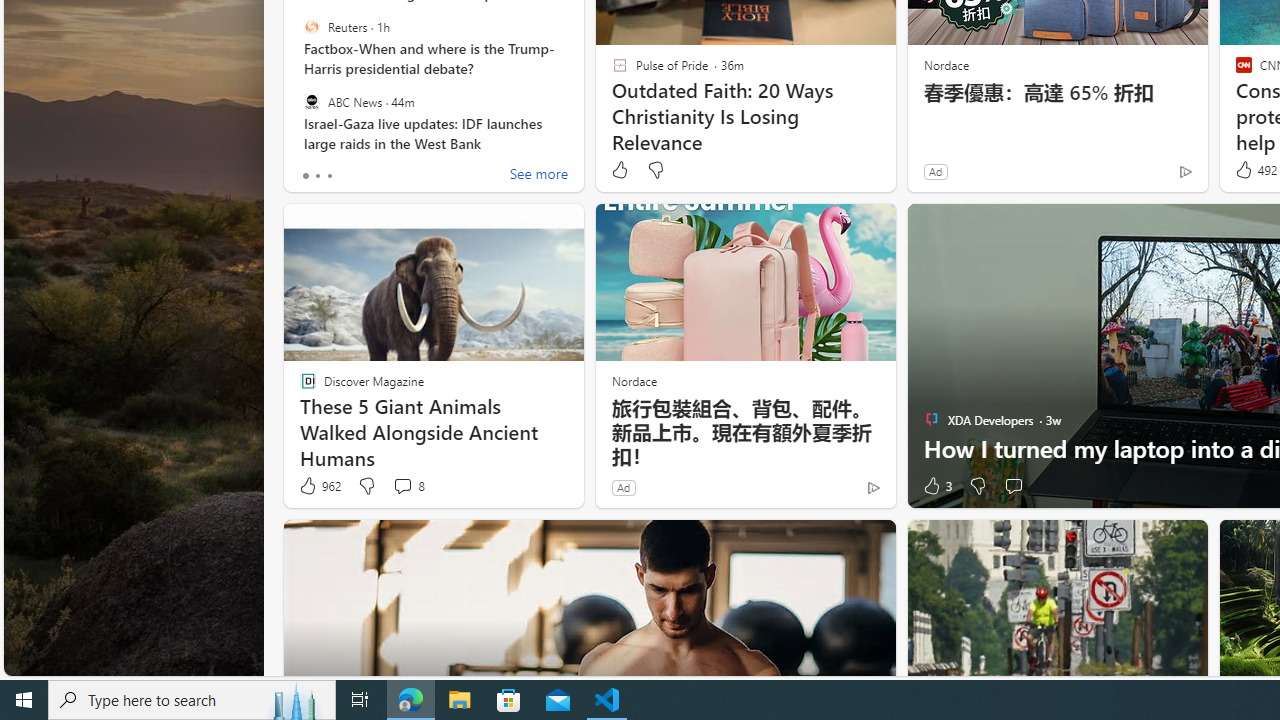 Image resolution: width=1280 pixels, height=720 pixels. Describe the element at coordinates (935, 486) in the screenshot. I see `'3 Like'` at that location.